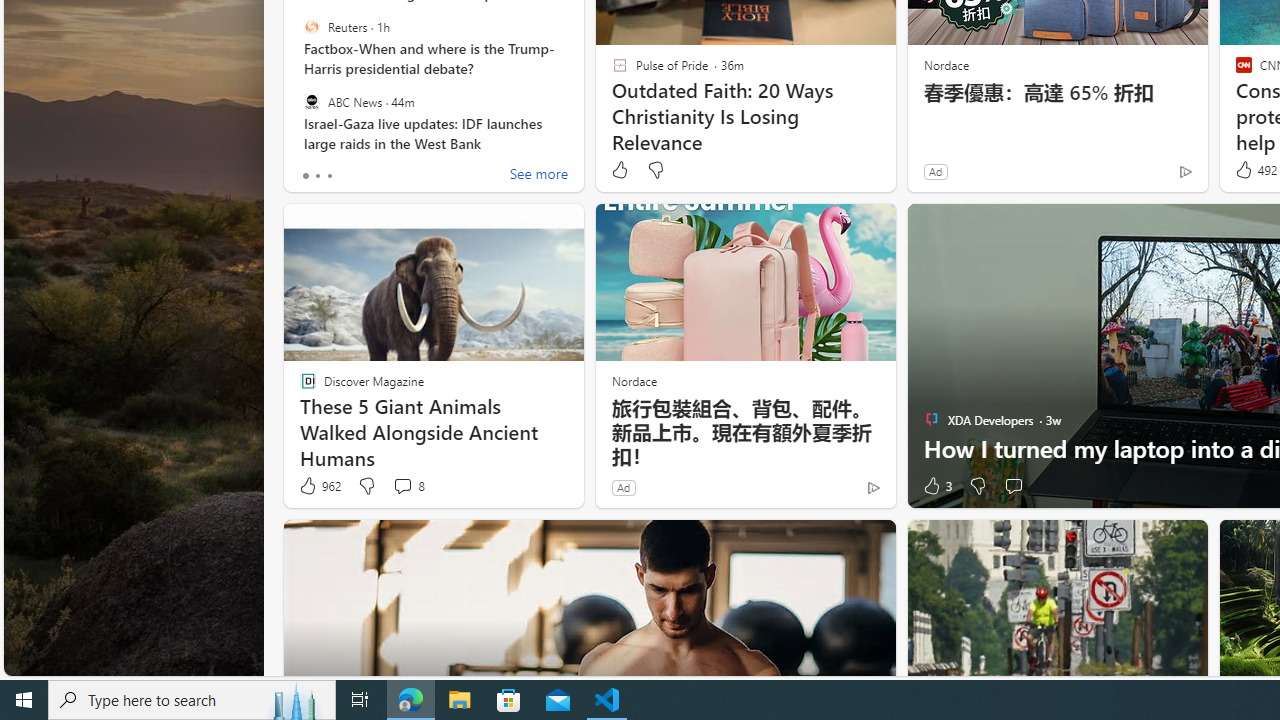 Image resolution: width=1280 pixels, height=720 pixels. Describe the element at coordinates (935, 486) in the screenshot. I see `'3 Like'` at that location.